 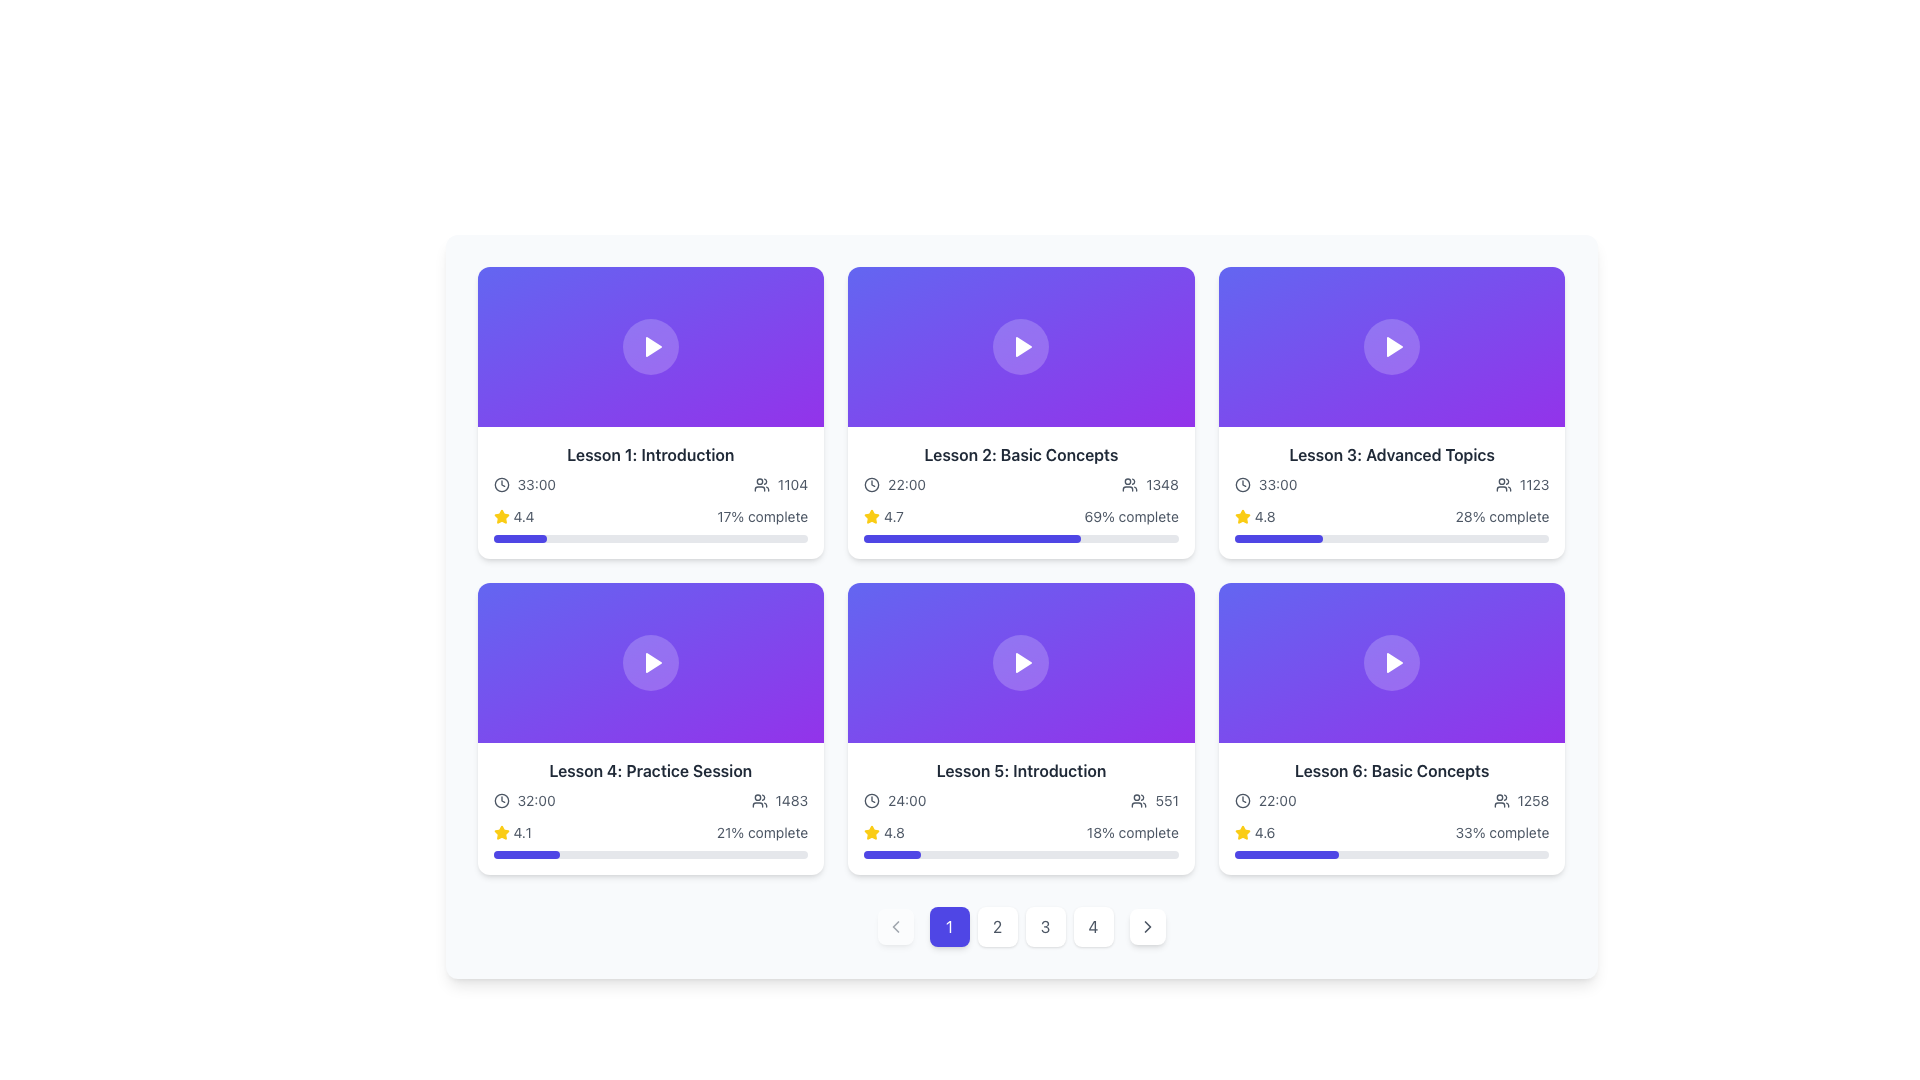 I want to click on the Play button, so click(x=652, y=346).